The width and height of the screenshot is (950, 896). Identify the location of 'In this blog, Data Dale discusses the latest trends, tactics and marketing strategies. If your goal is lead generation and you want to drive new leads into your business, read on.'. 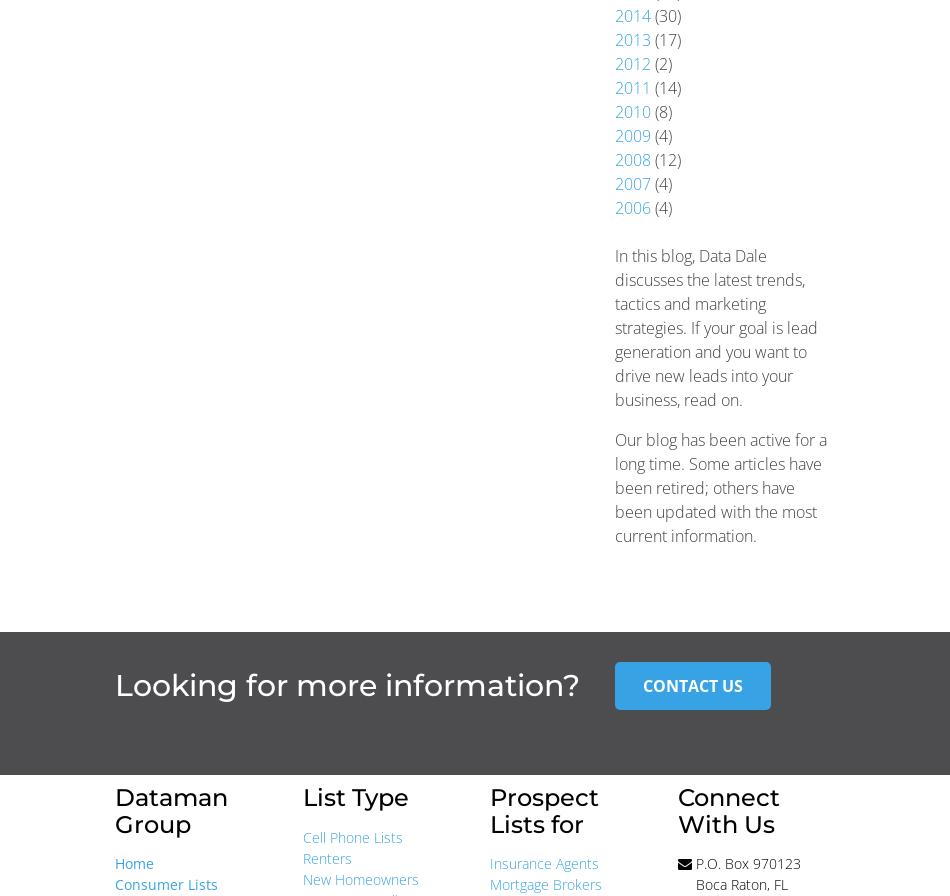
(715, 328).